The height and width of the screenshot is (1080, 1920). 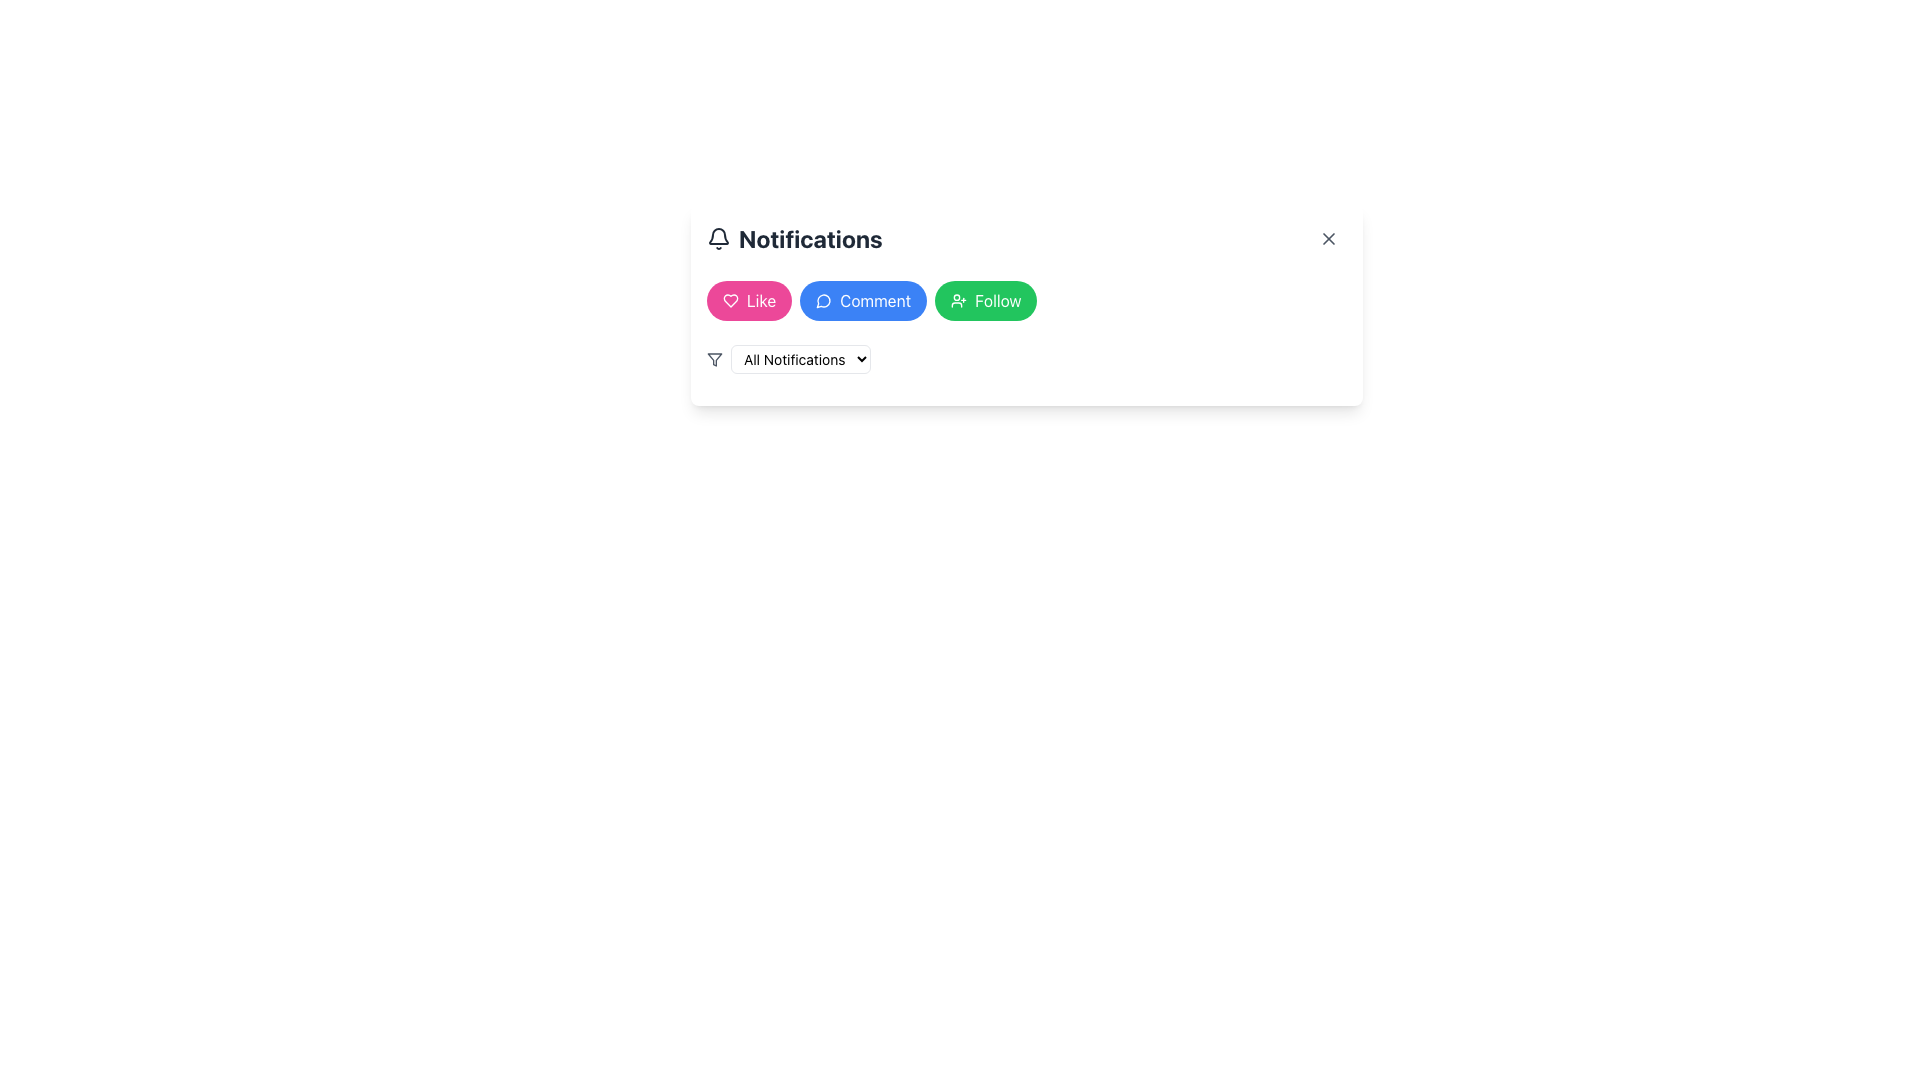 I want to click on the bell icon located on the left side of the 'Notifications' text, so click(x=719, y=238).